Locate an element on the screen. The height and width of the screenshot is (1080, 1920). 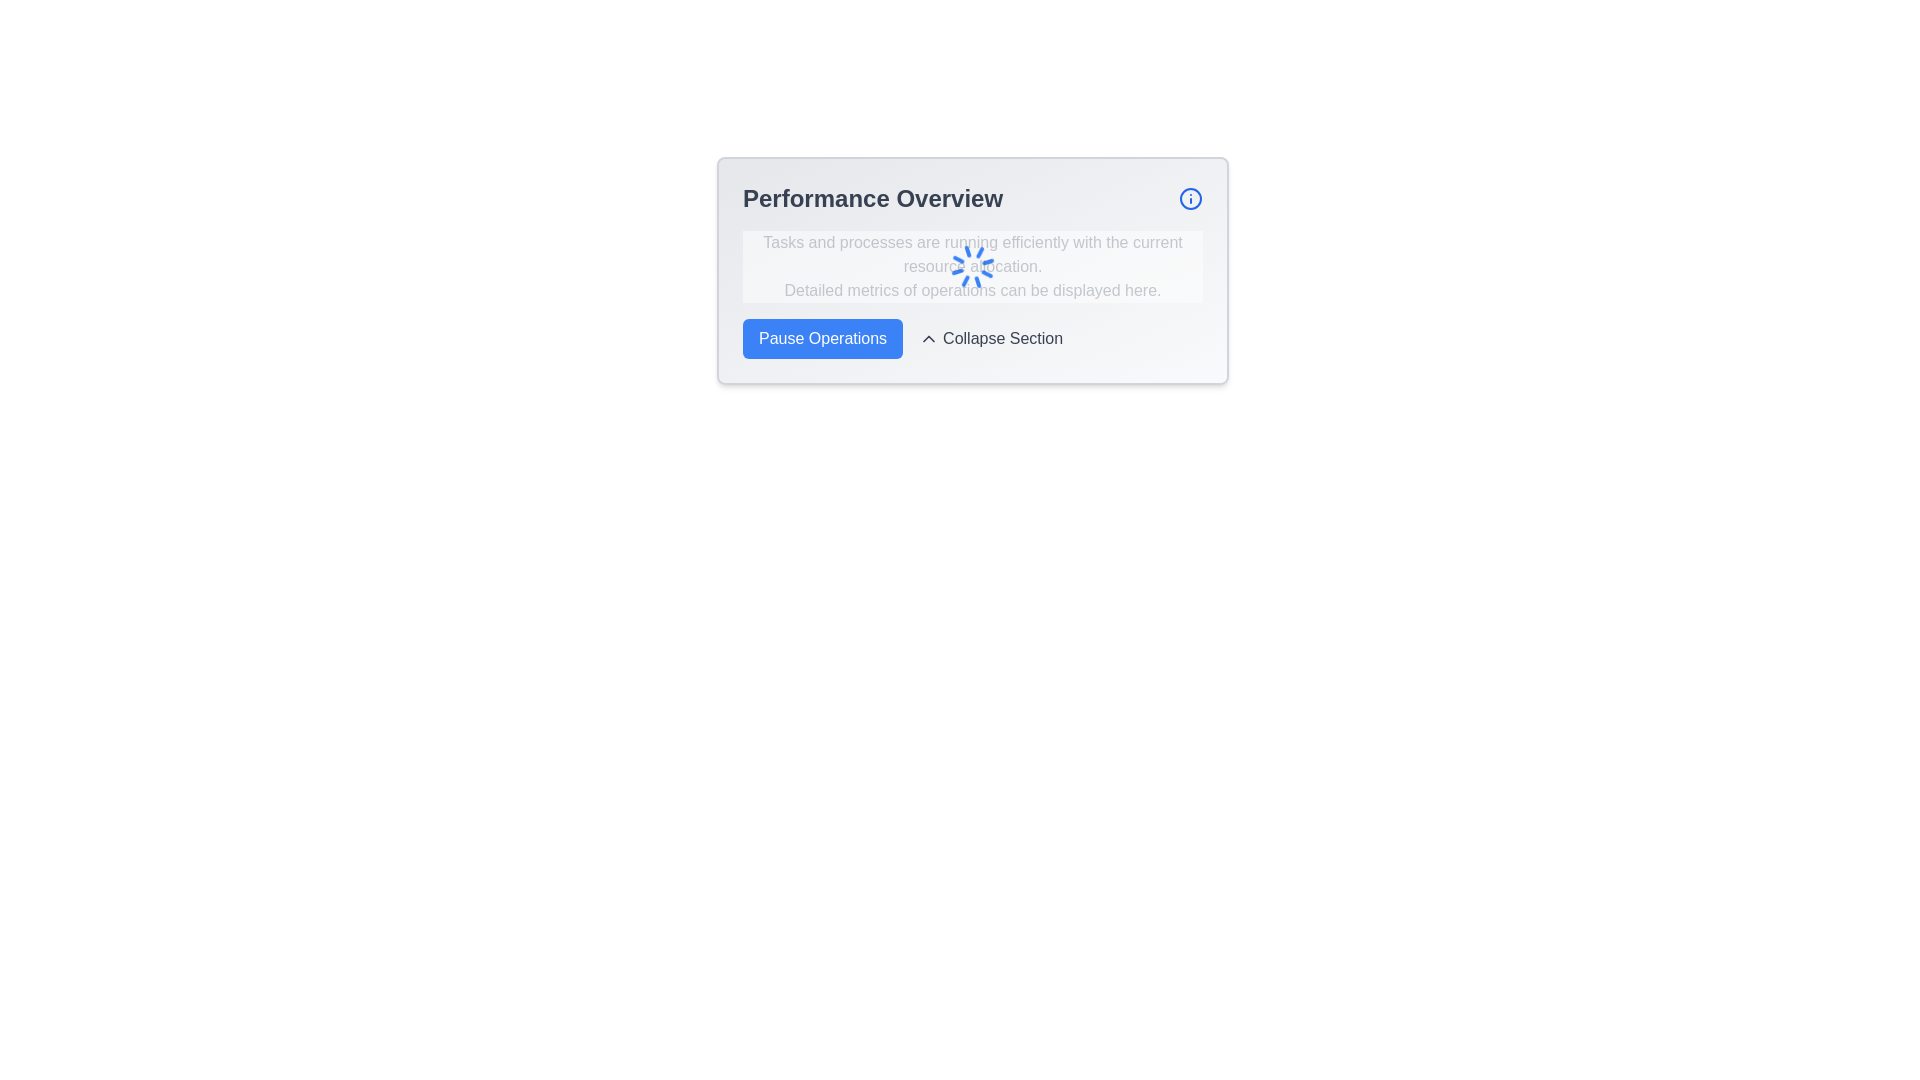
the icon within the 'Collapse Section' button located at the bottom-right corner of the 'Performance Overview' card is located at coordinates (928, 338).